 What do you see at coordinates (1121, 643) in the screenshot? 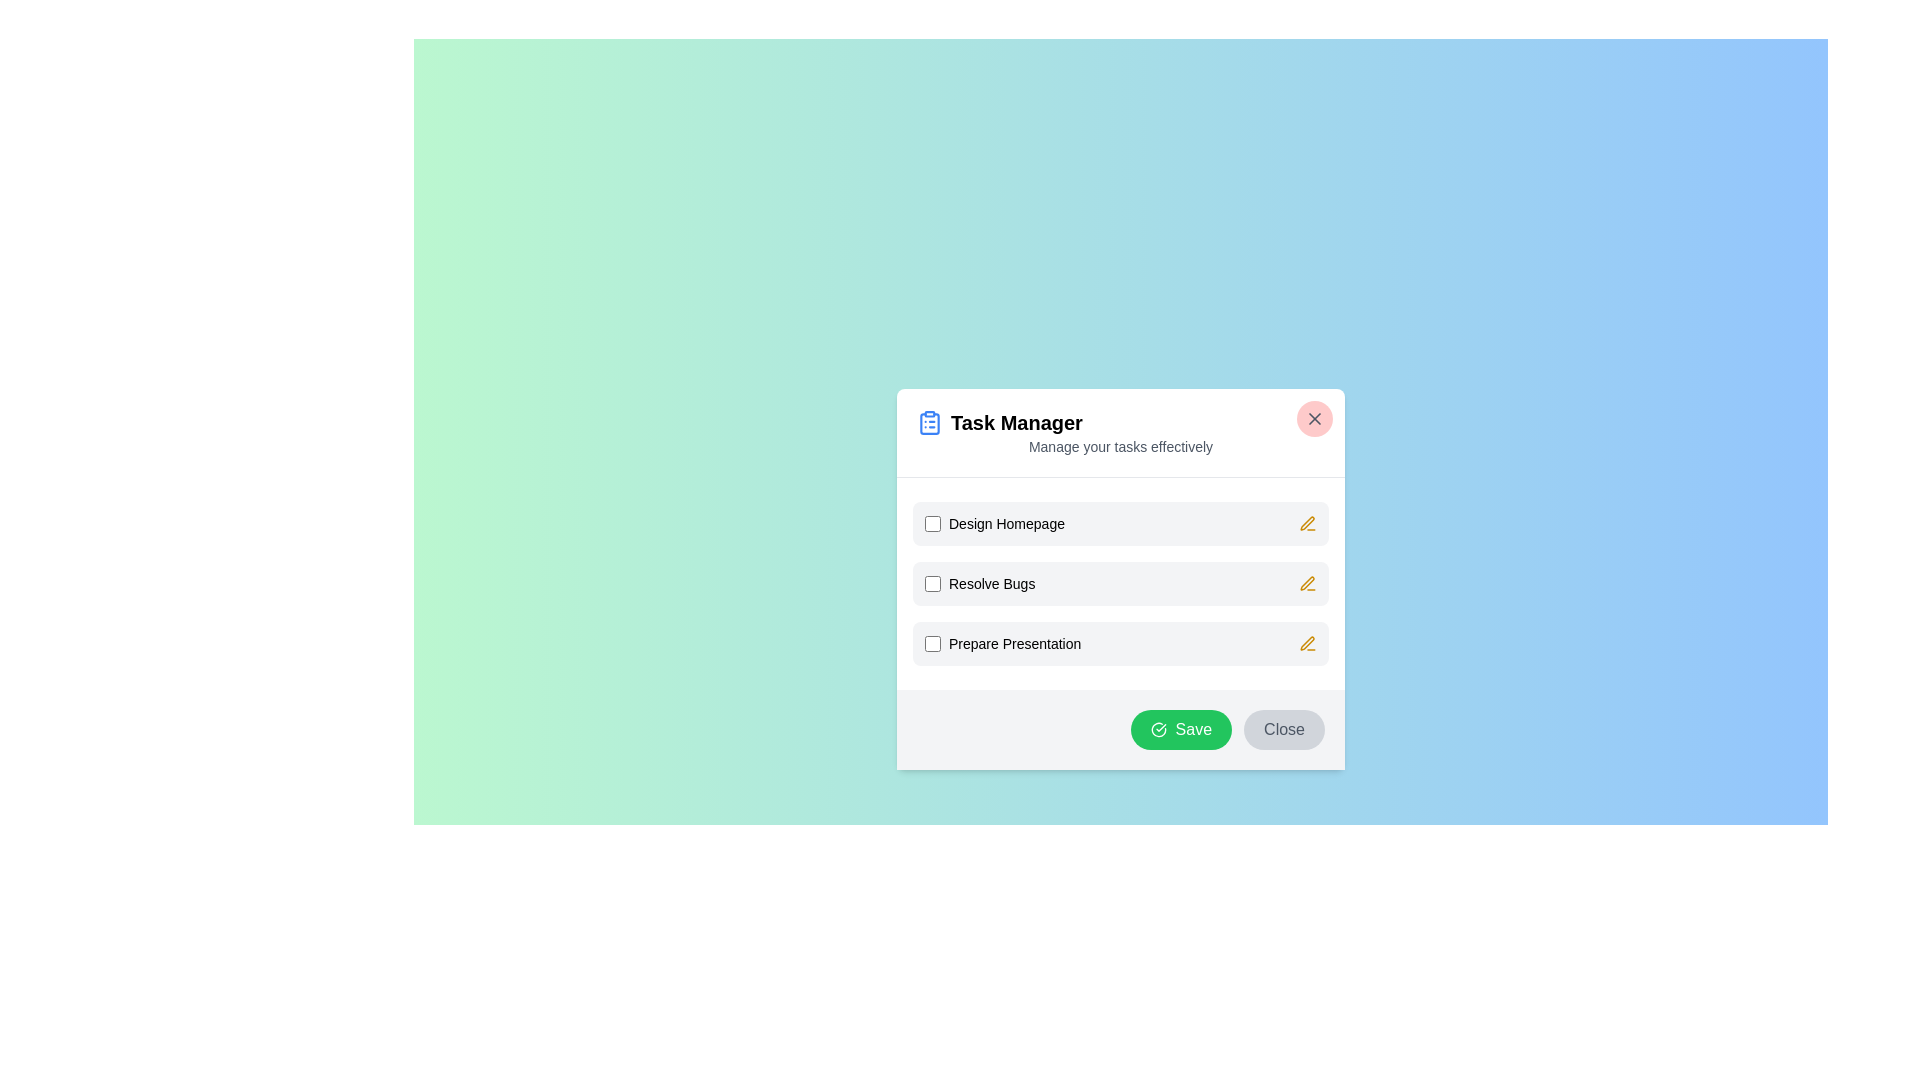
I see `the third task entry in the task manager` at bounding box center [1121, 643].